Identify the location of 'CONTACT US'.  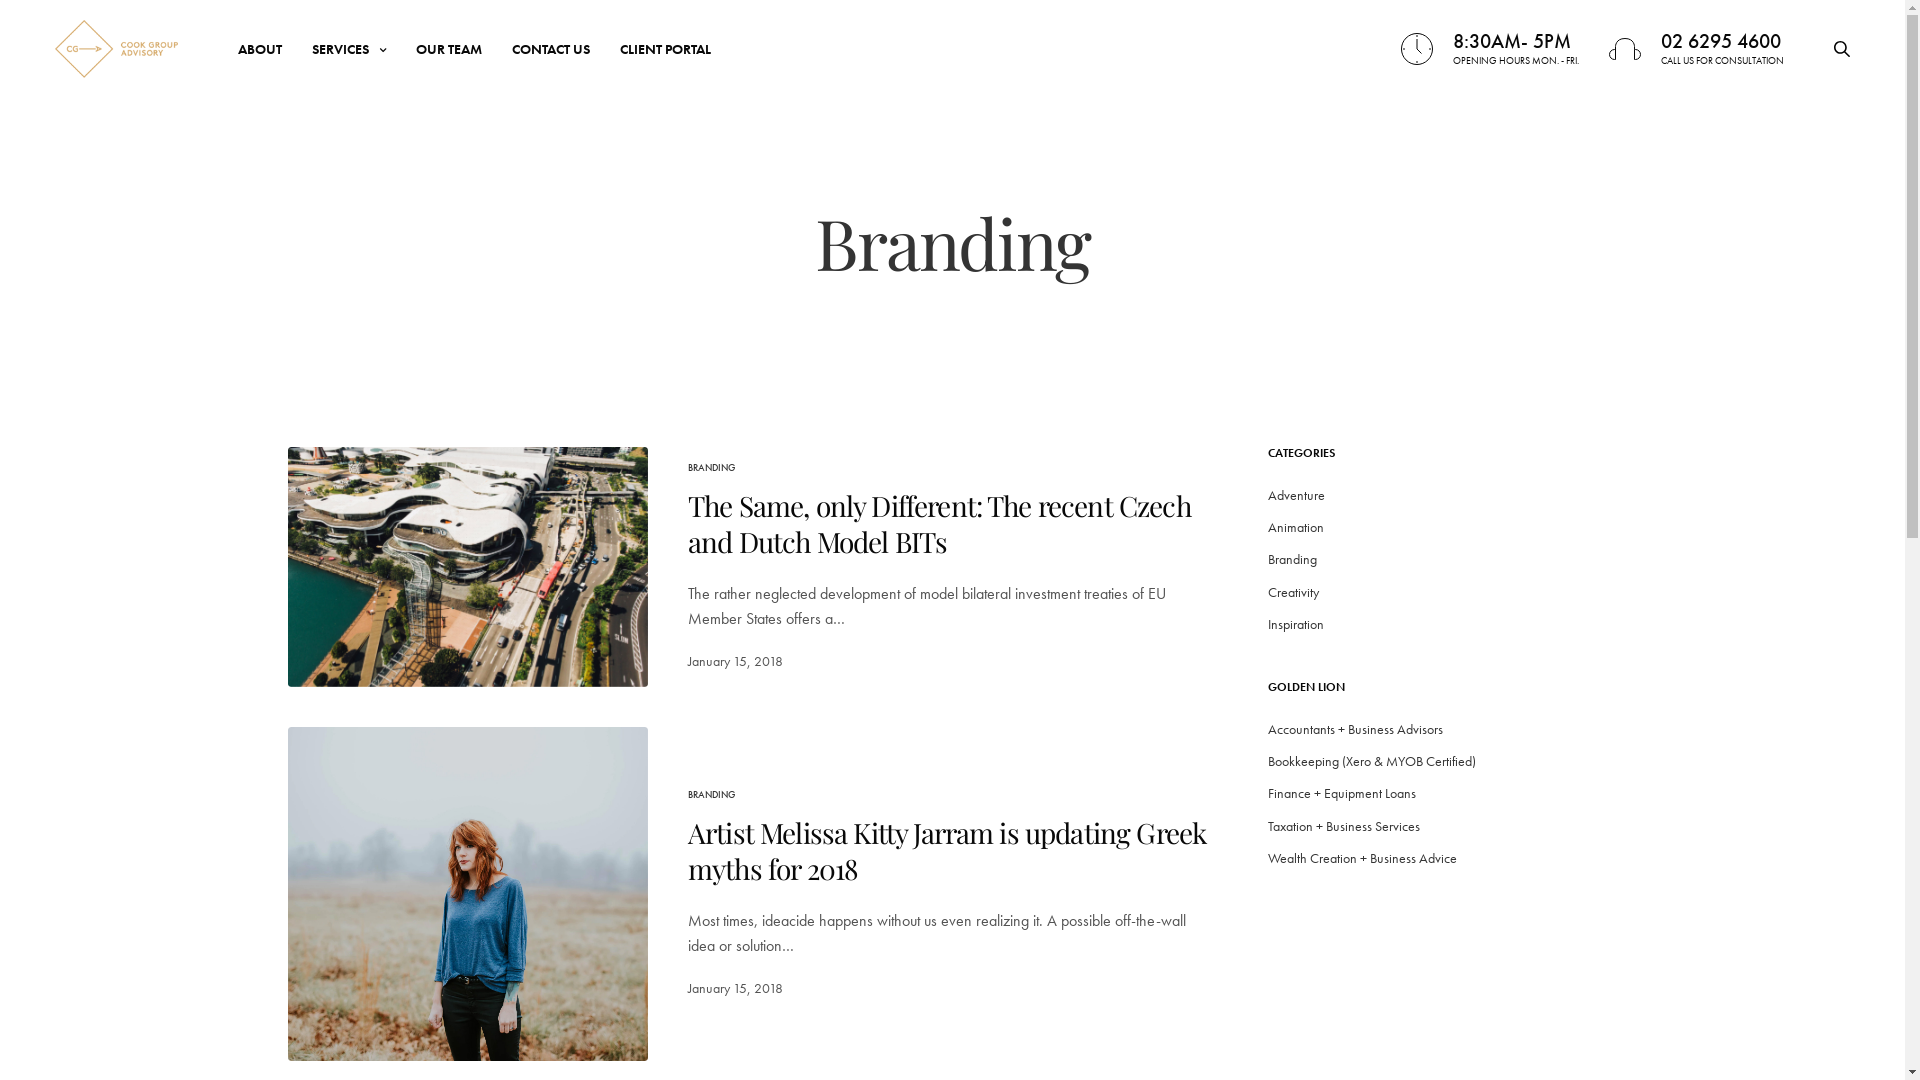
(512, 48).